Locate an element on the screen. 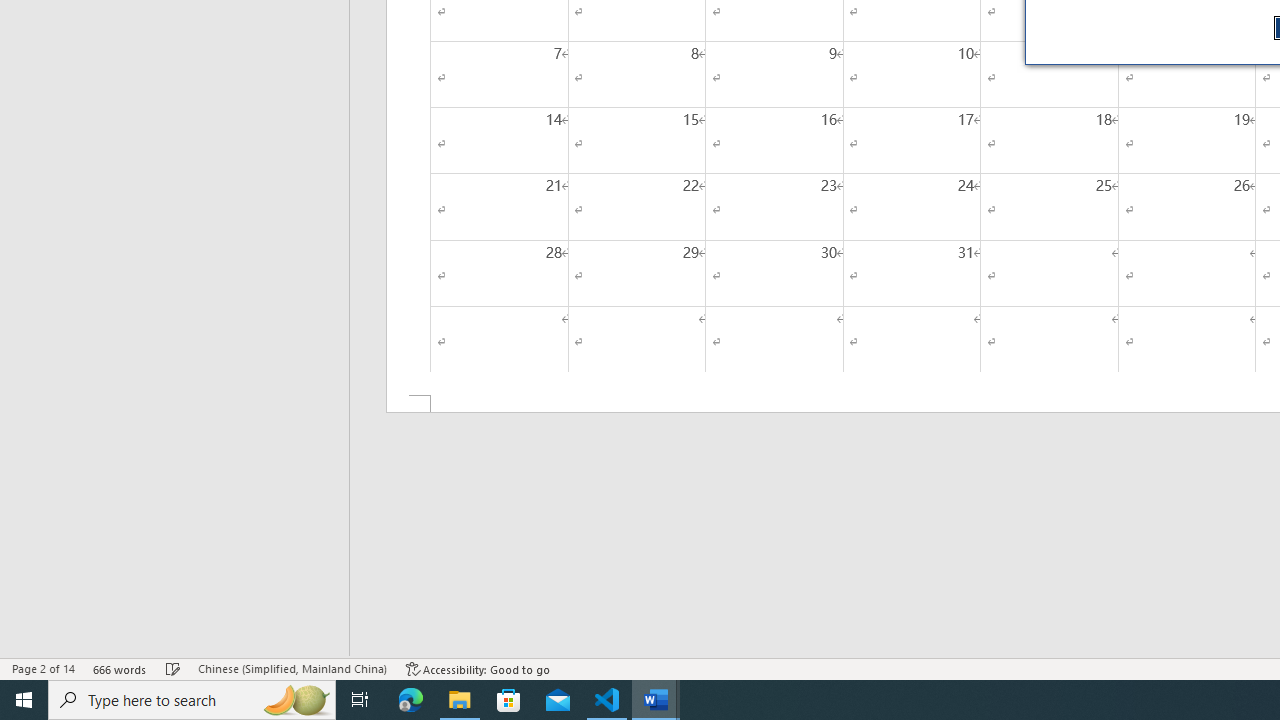 This screenshot has height=720, width=1280. 'Start' is located at coordinates (24, 698).